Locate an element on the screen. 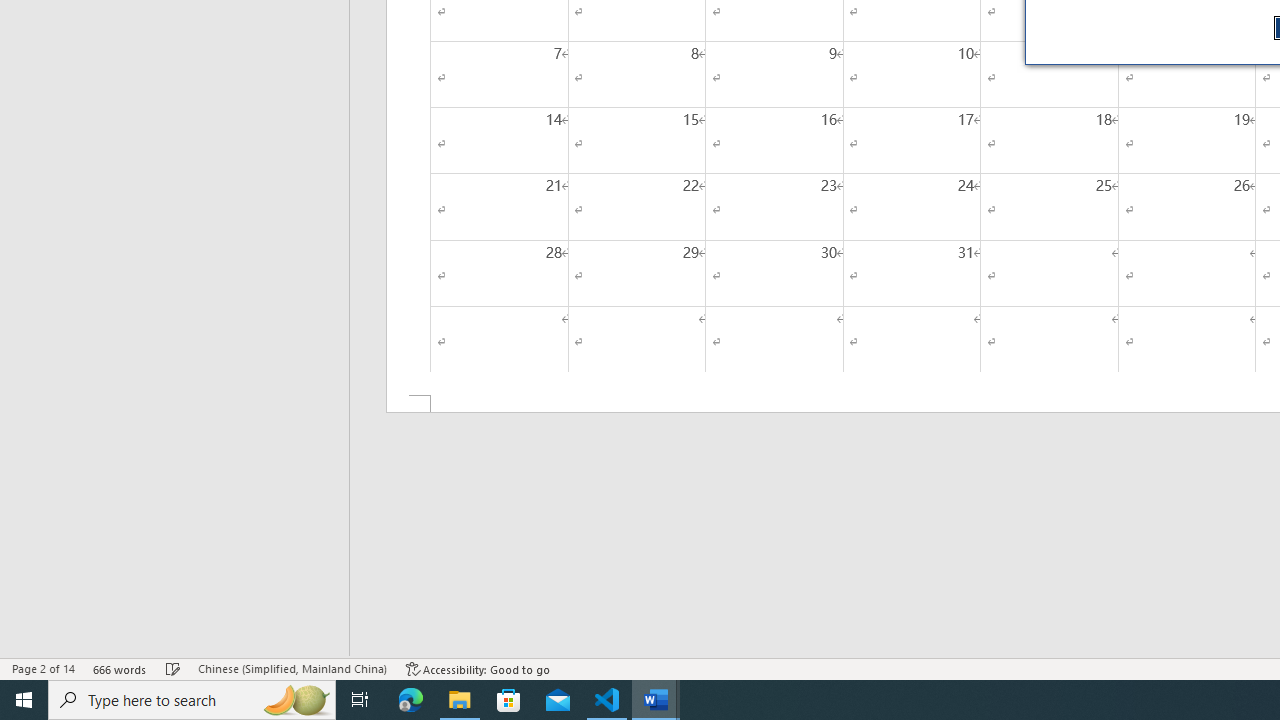 This screenshot has height=720, width=1280. 'Start' is located at coordinates (24, 698).